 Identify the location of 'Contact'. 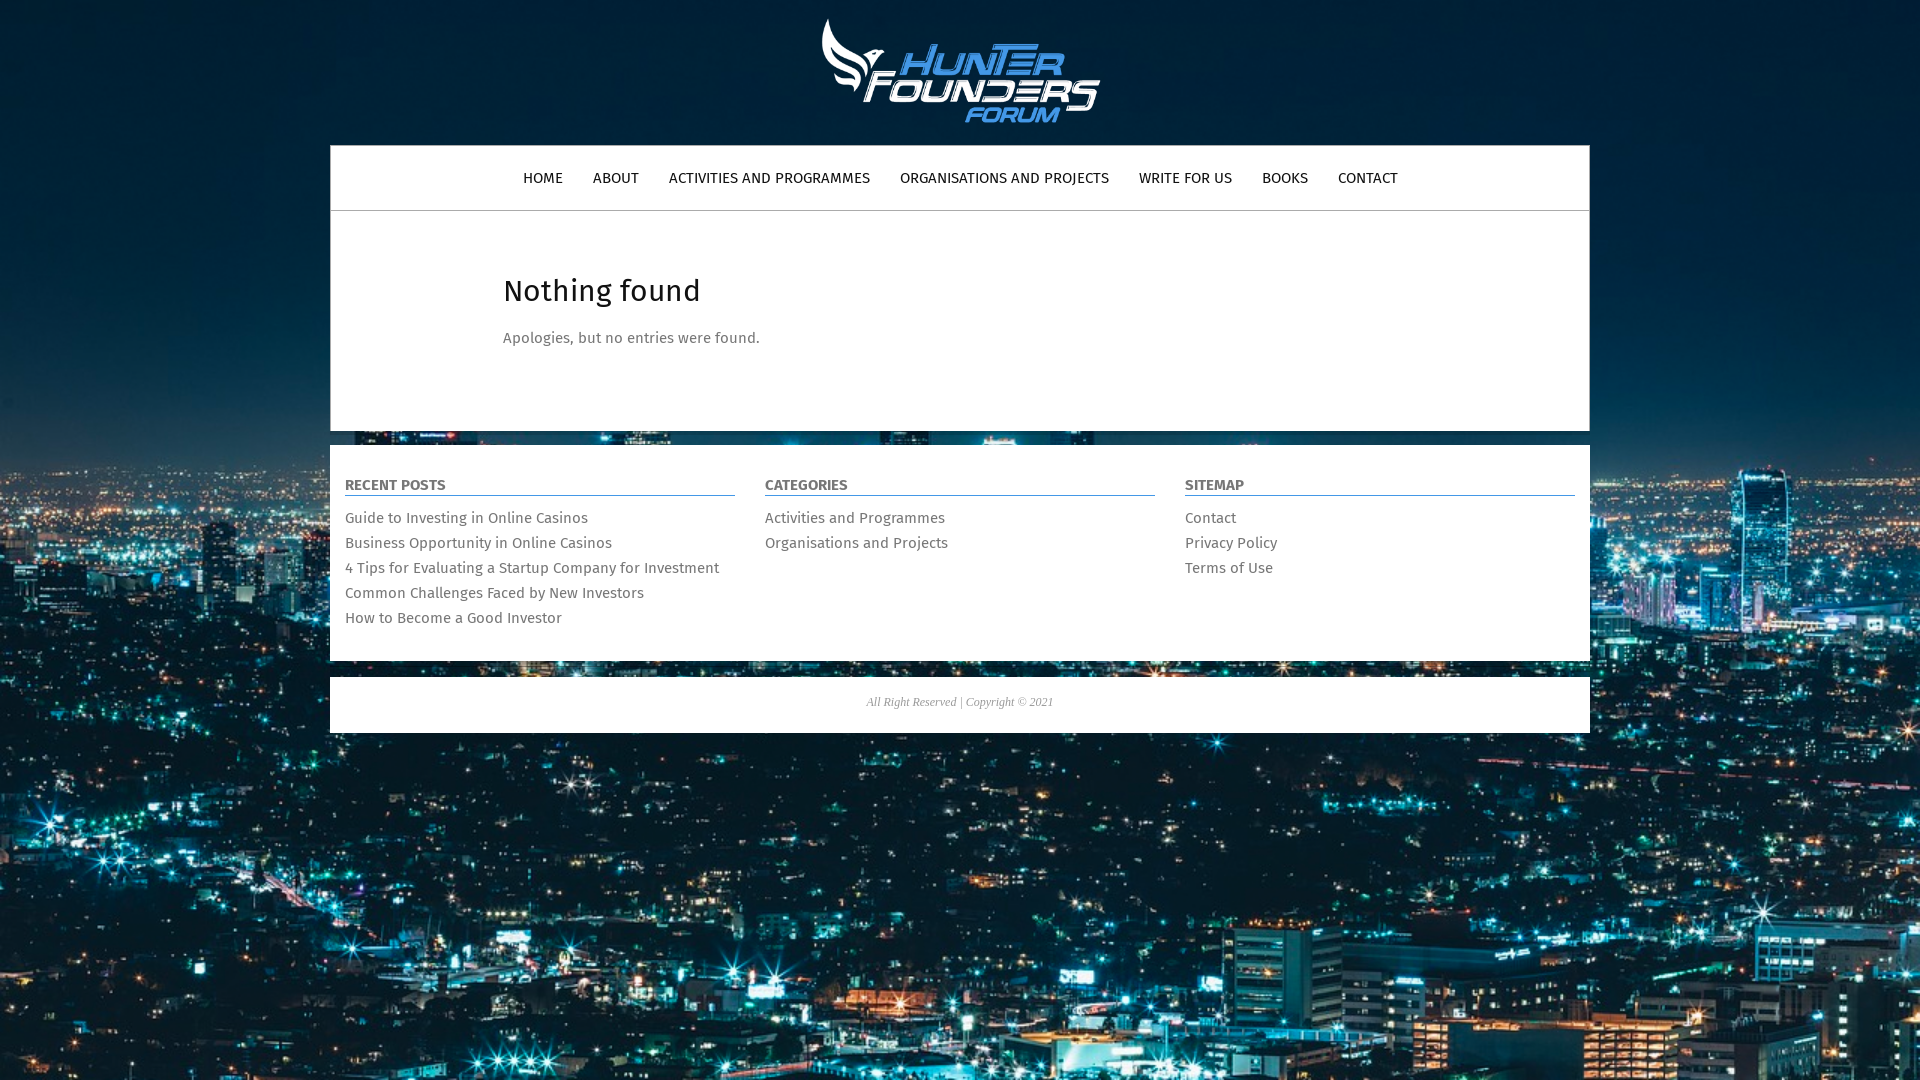
(1209, 516).